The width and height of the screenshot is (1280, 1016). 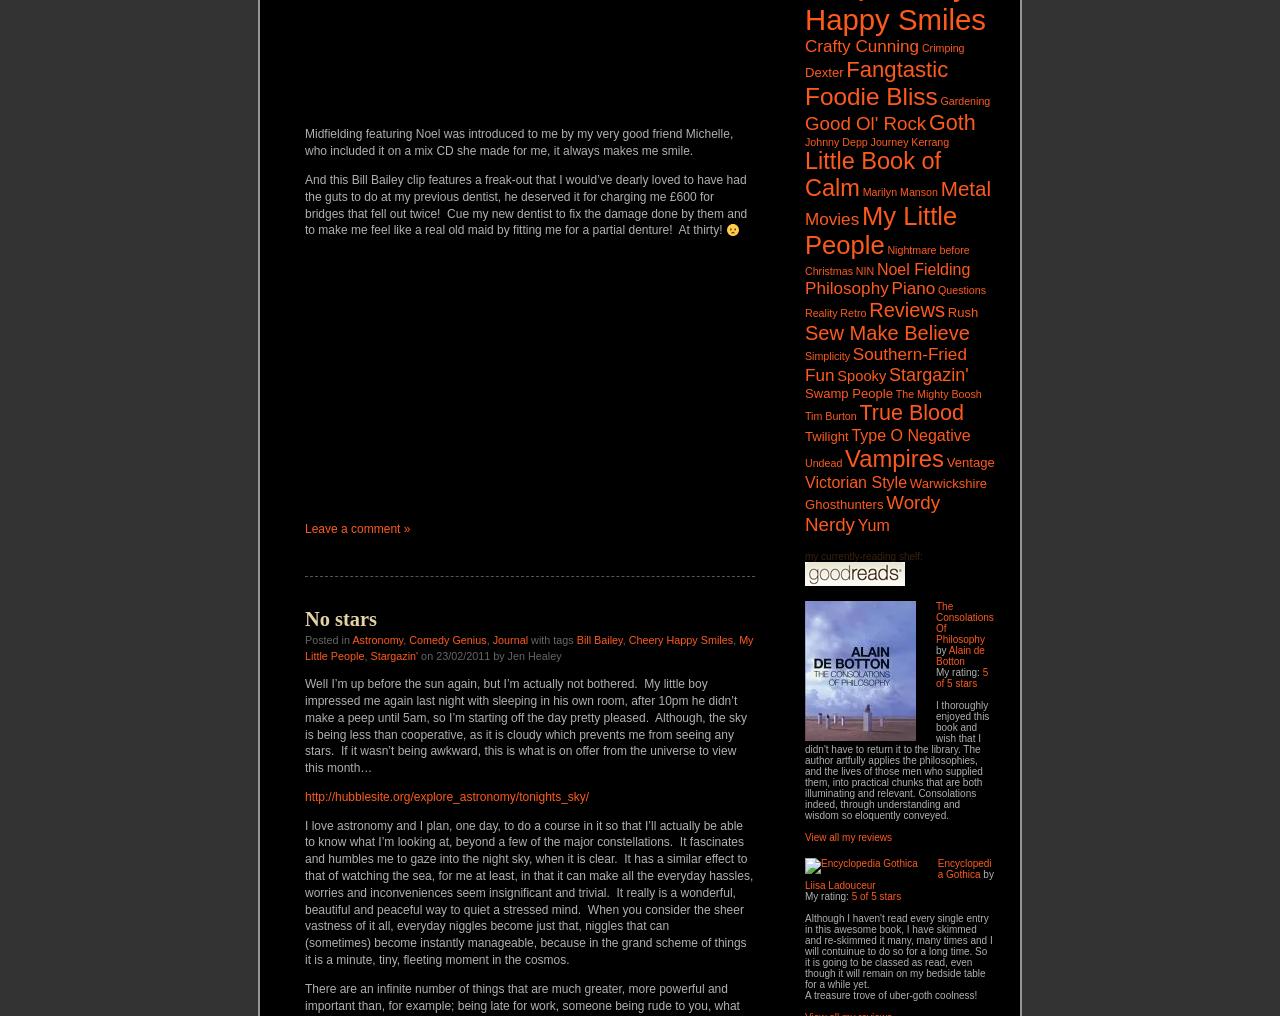 I want to click on 'with tags', so click(x=552, y=637).